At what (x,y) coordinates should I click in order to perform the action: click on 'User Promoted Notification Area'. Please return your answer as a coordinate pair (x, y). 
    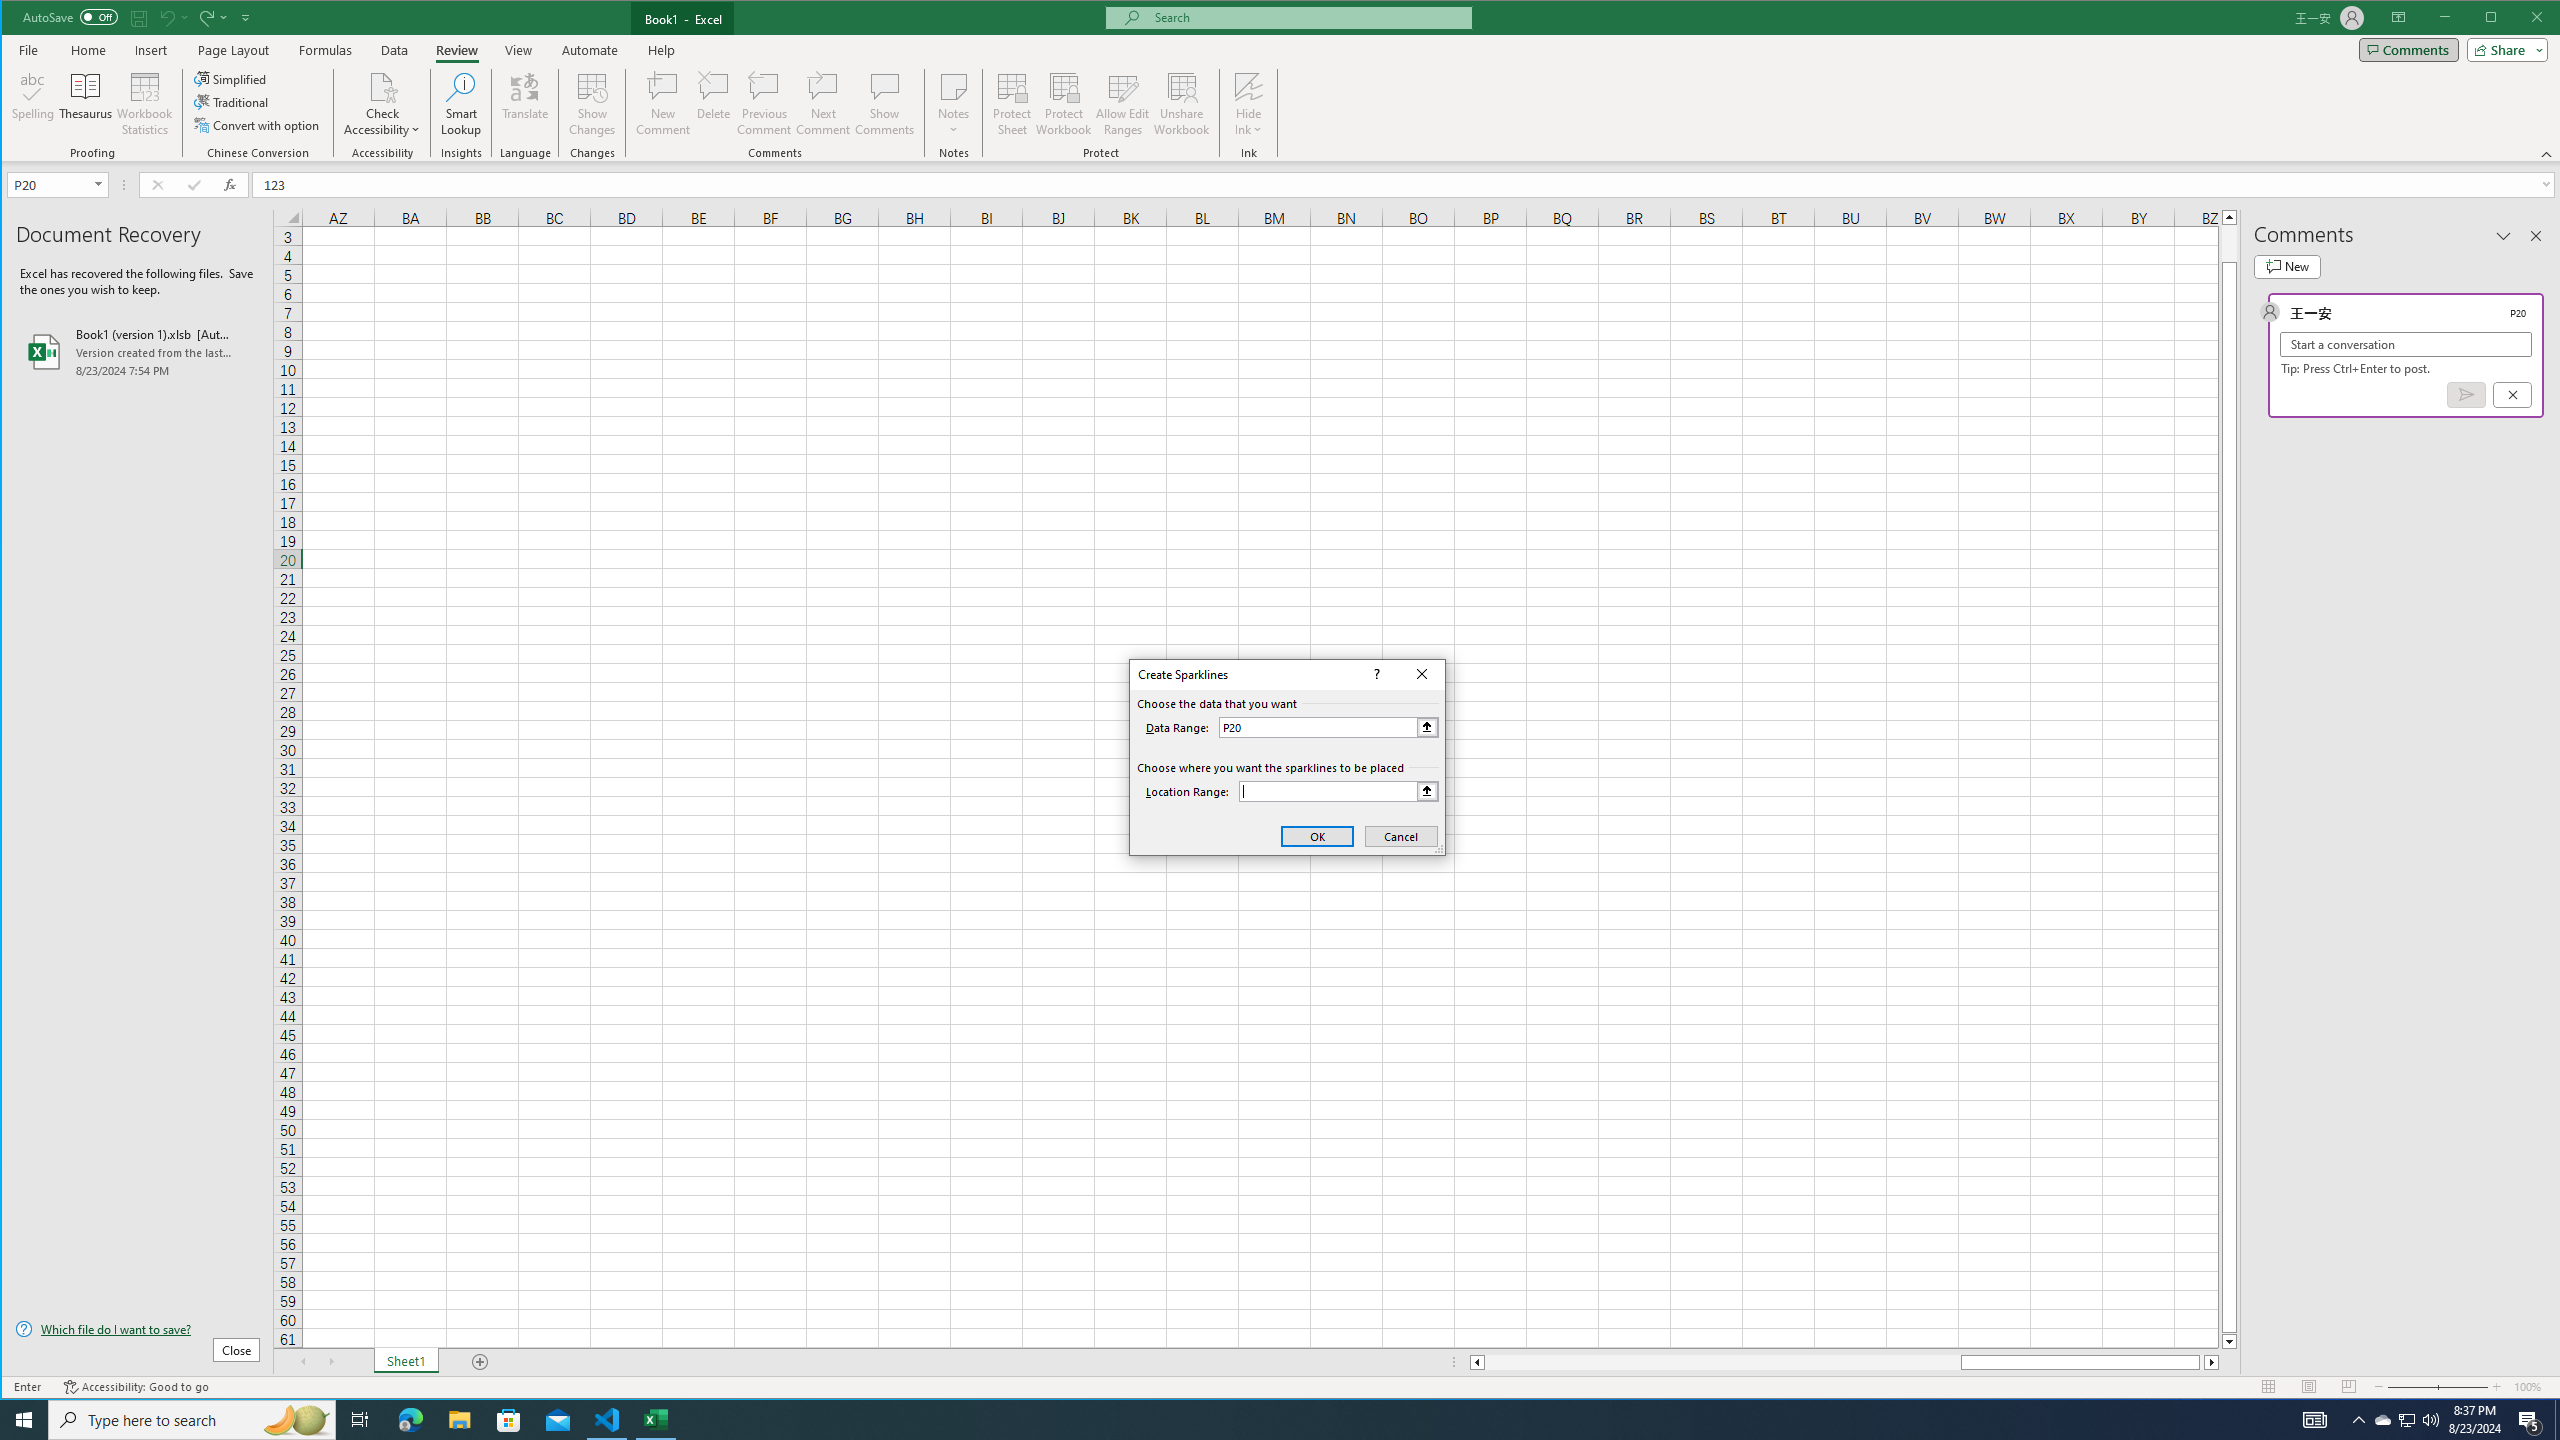
    Looking at the image, I should click on (2405, 1418).